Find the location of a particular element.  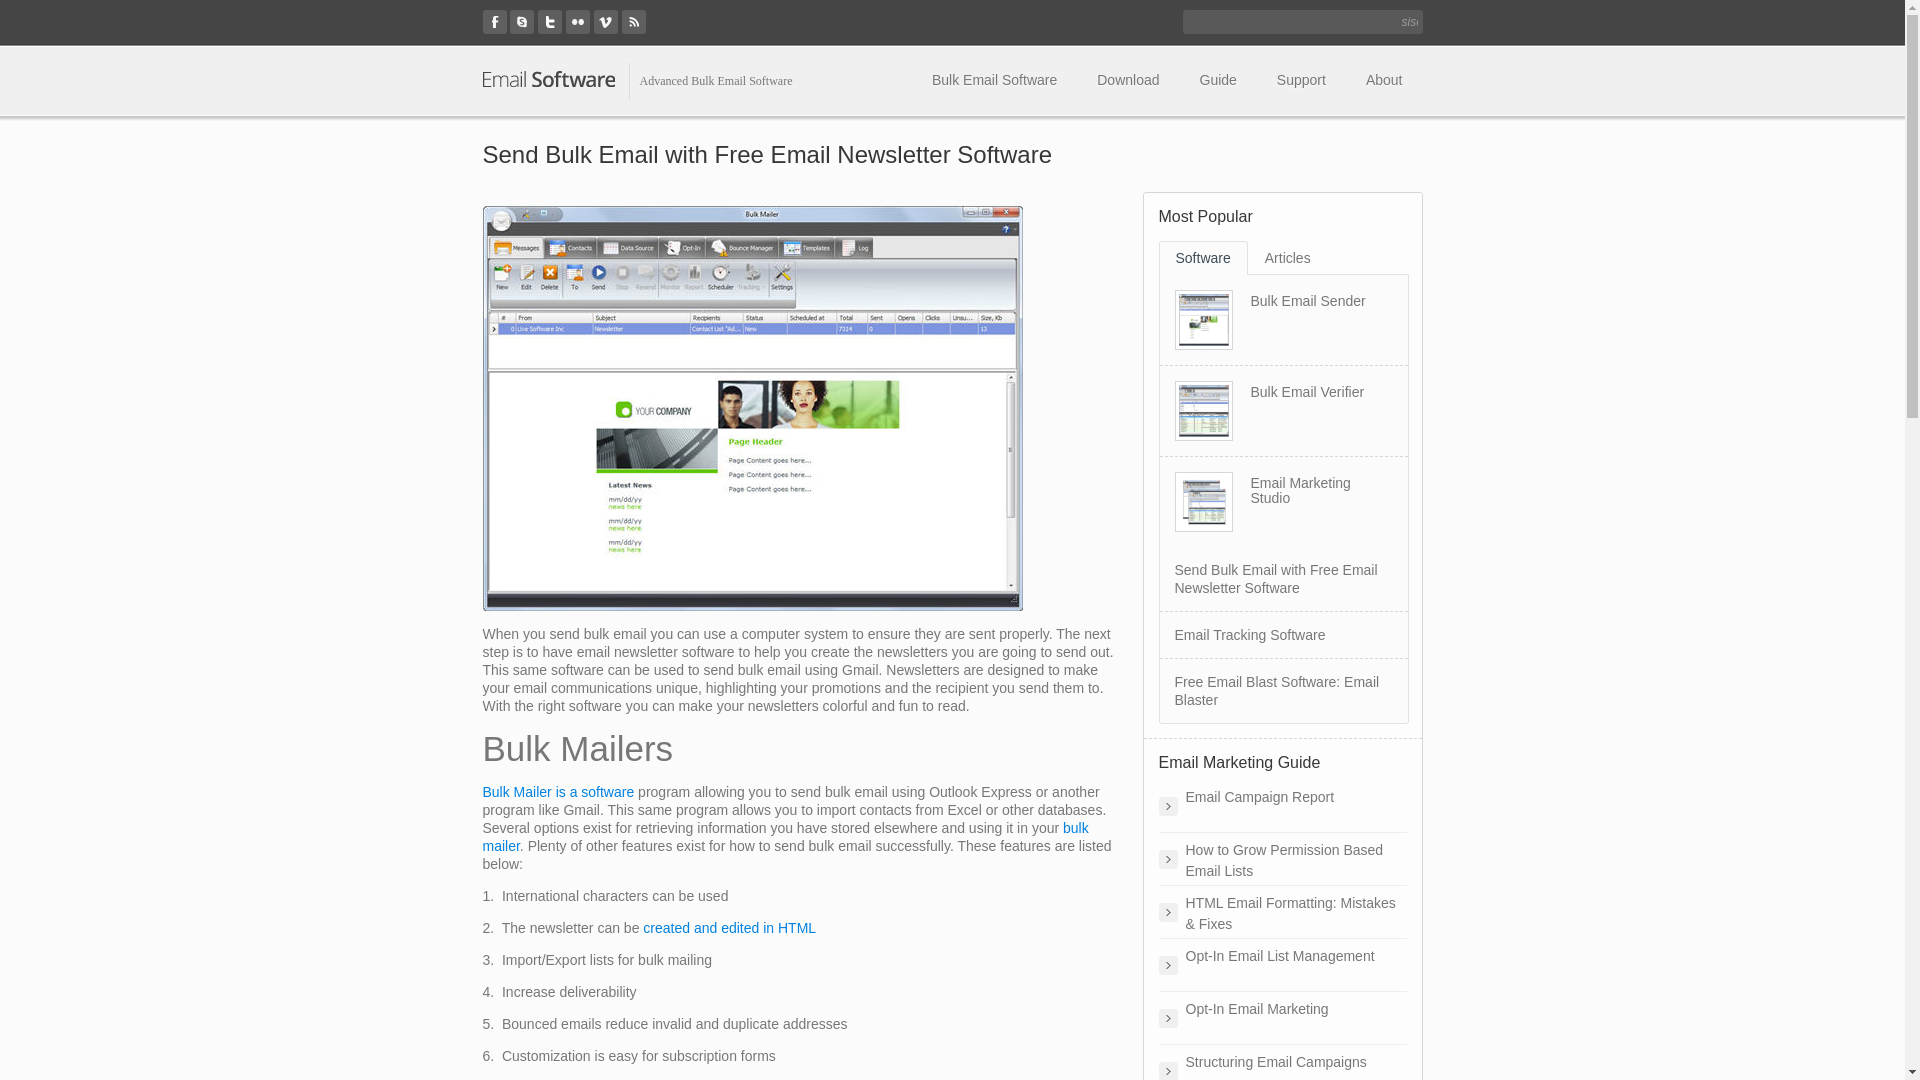

'Bulk Email Verifier' is located at coordinates (1248, 392).